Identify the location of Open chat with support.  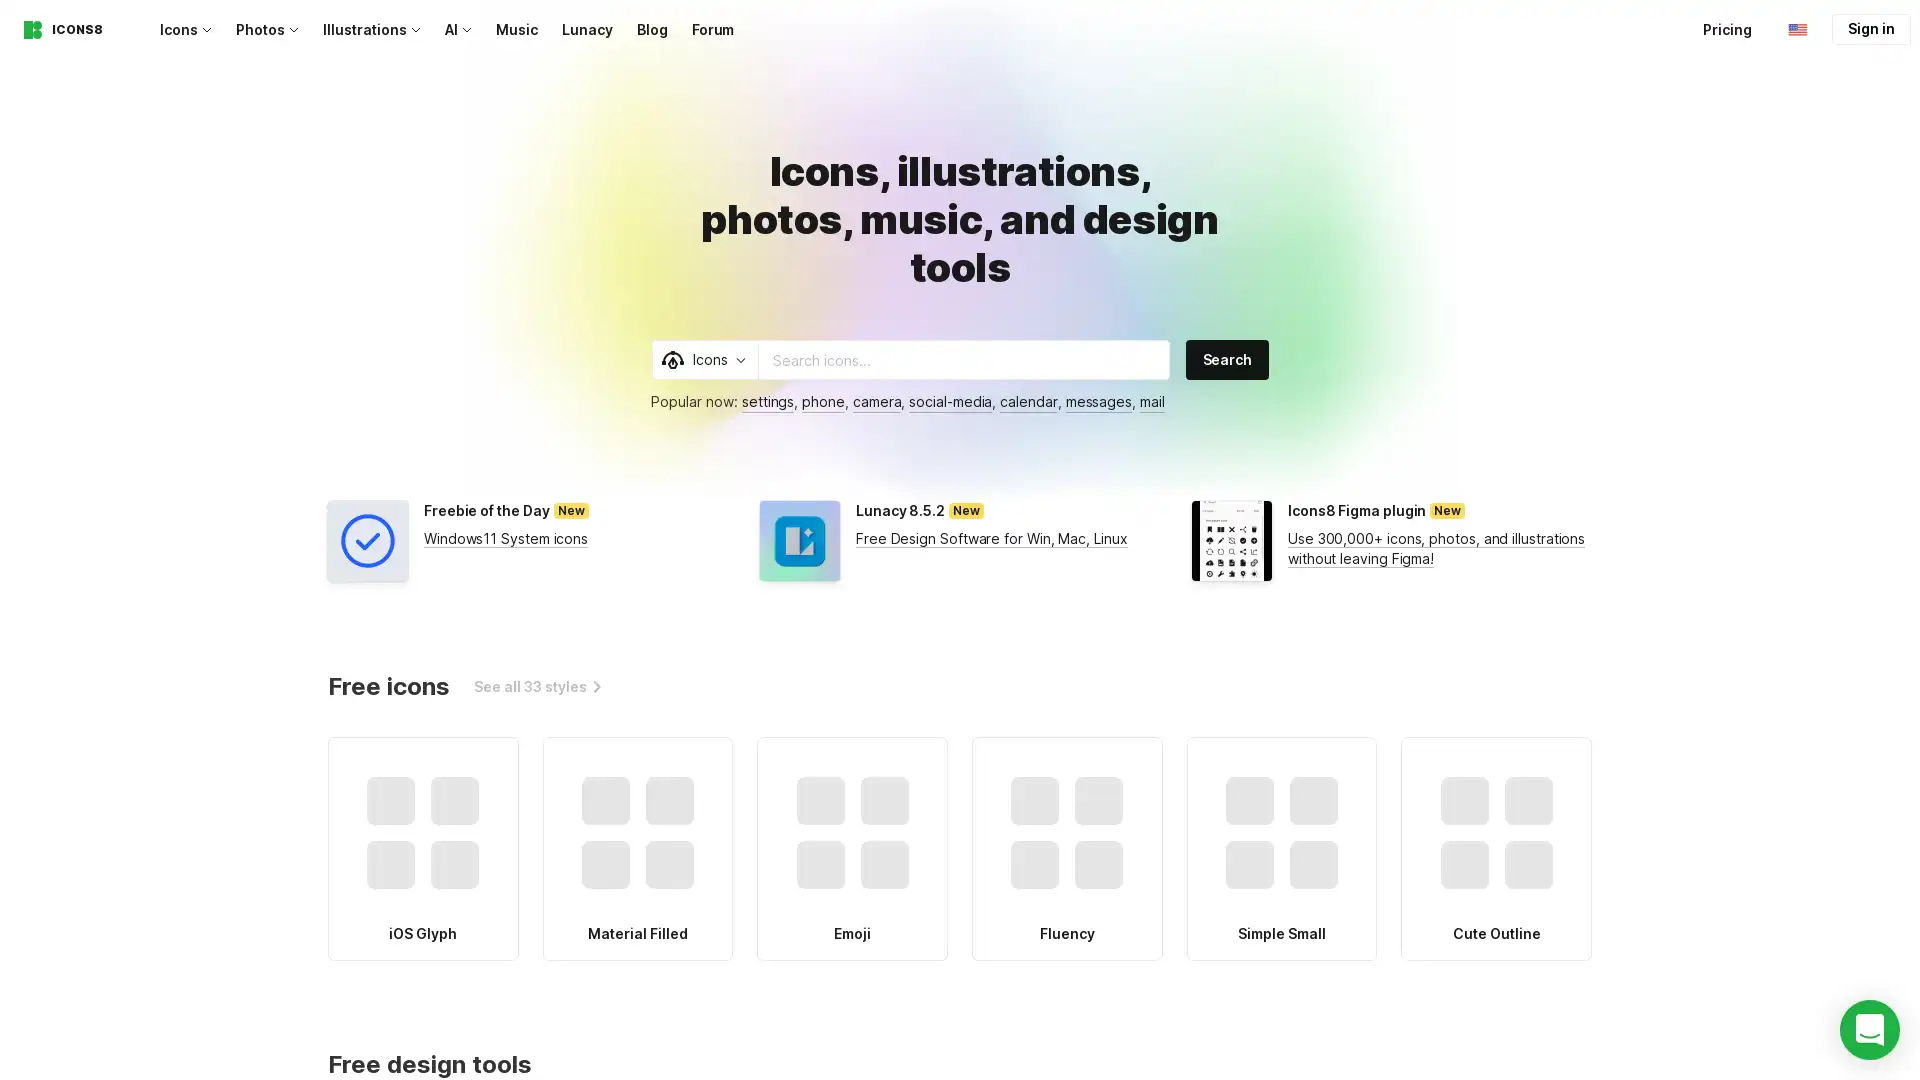
(1869, 1029).